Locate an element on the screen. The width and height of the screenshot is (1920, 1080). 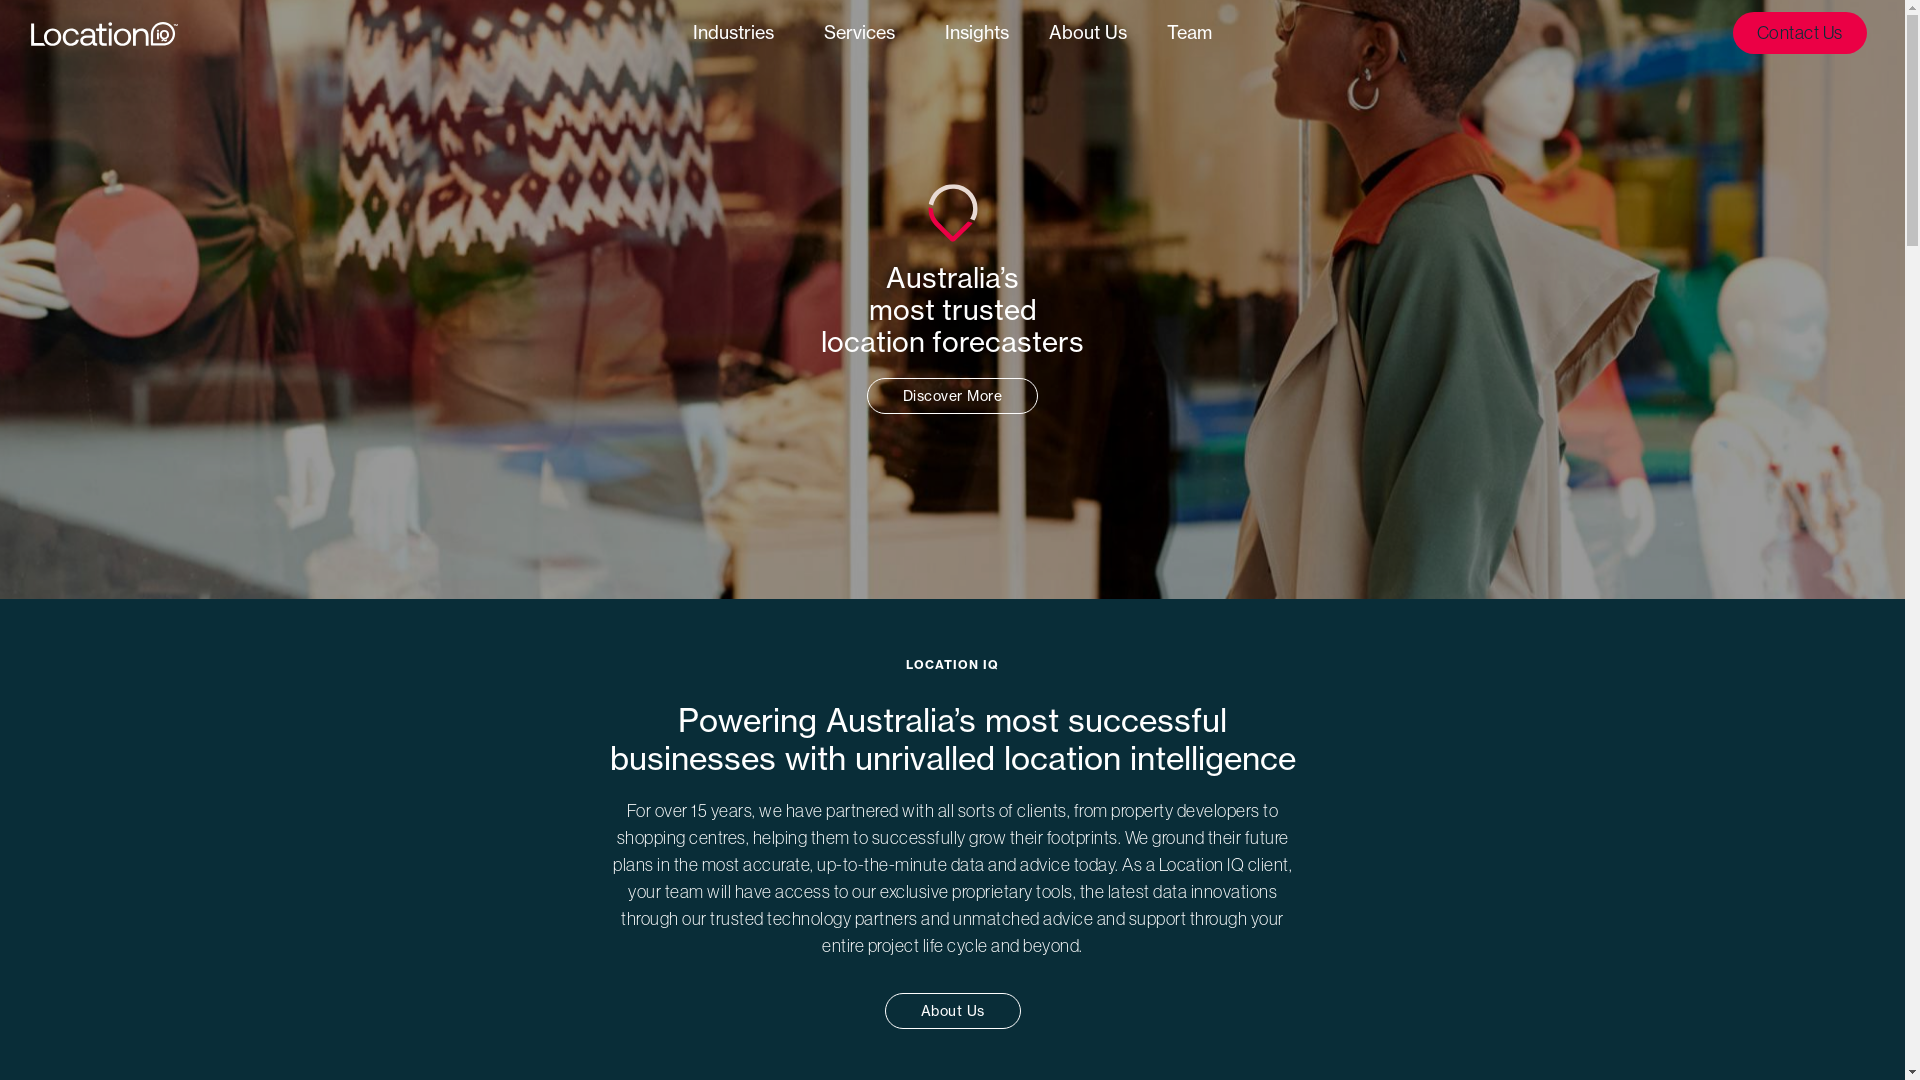
'Services' is located at coordinates (864, 33).